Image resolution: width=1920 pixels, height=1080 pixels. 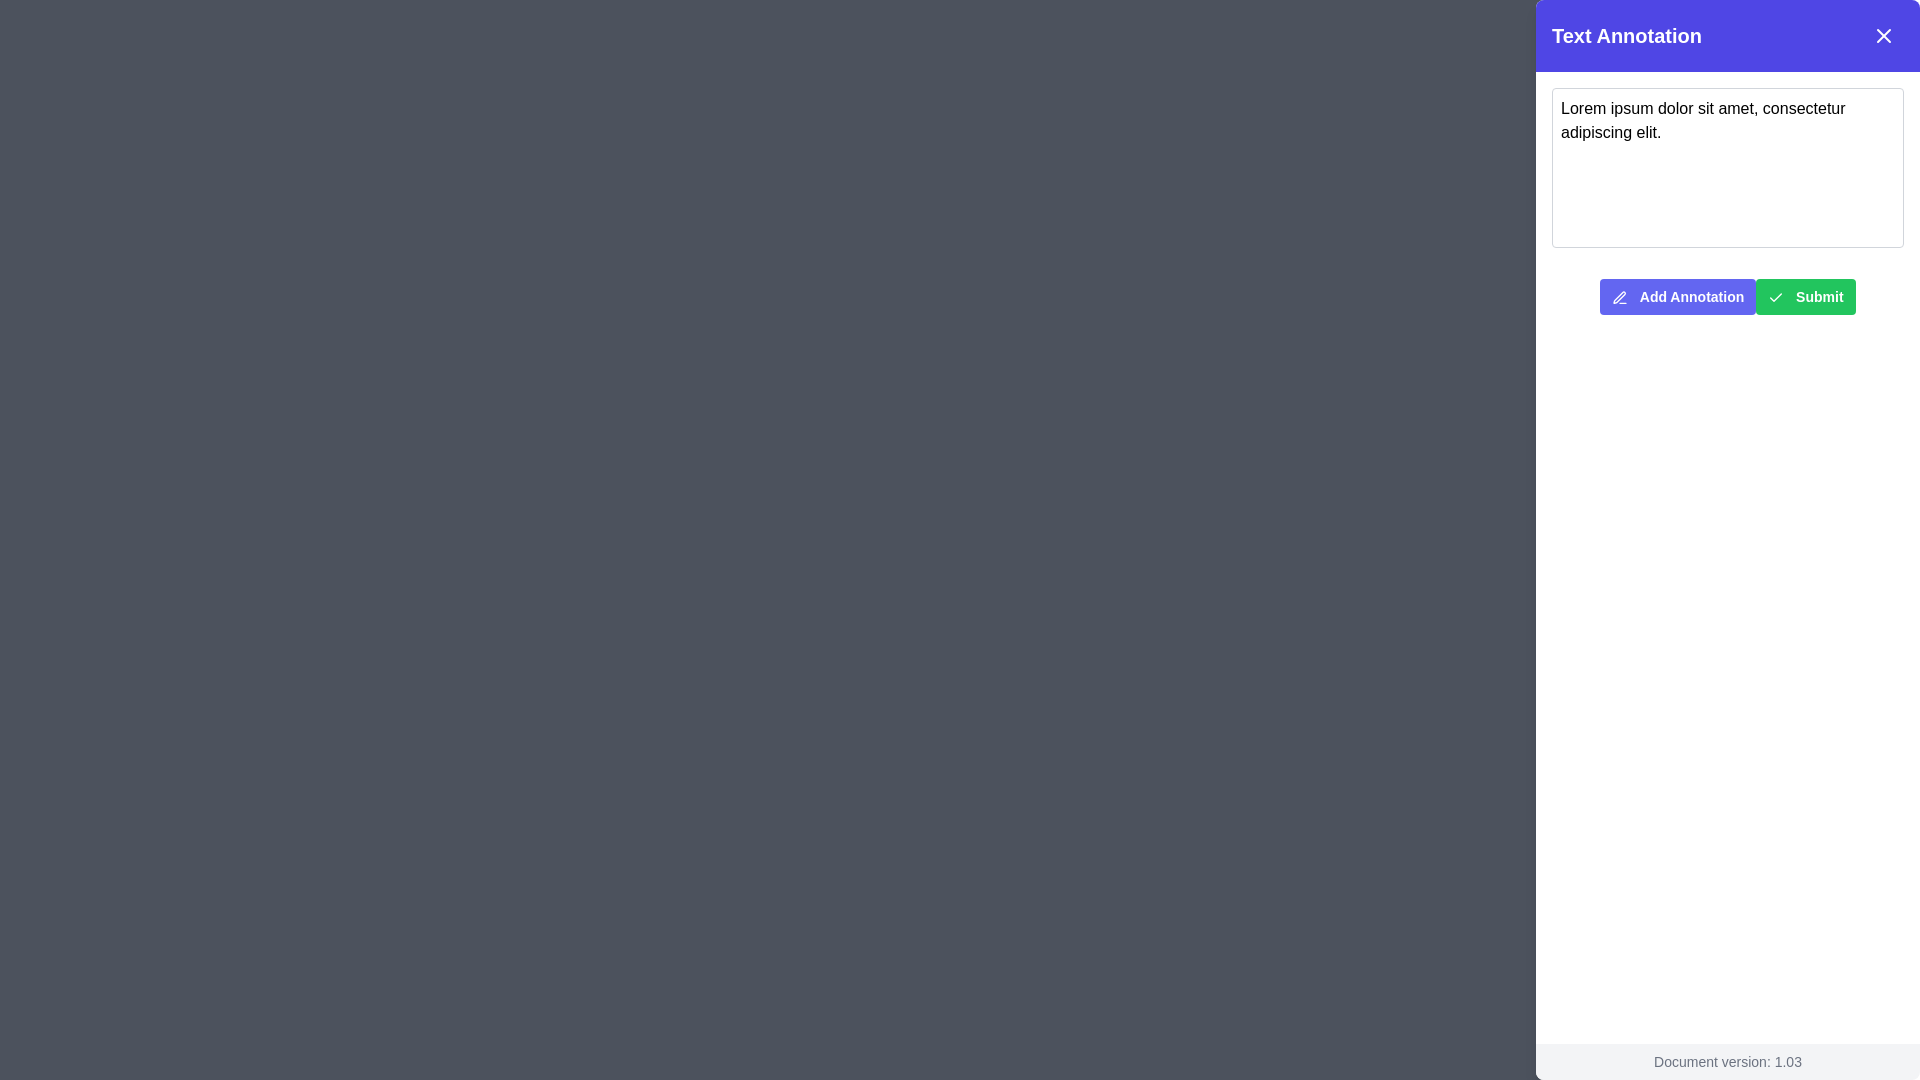 What do you see at coordinates (1627, 35) in the screenshot?
I see `the text label 'Text Annotation' which is styled in bold with a large font size, located at the top of the right-hand panel on the left side of the header section` at bounding box center [1627, 35].